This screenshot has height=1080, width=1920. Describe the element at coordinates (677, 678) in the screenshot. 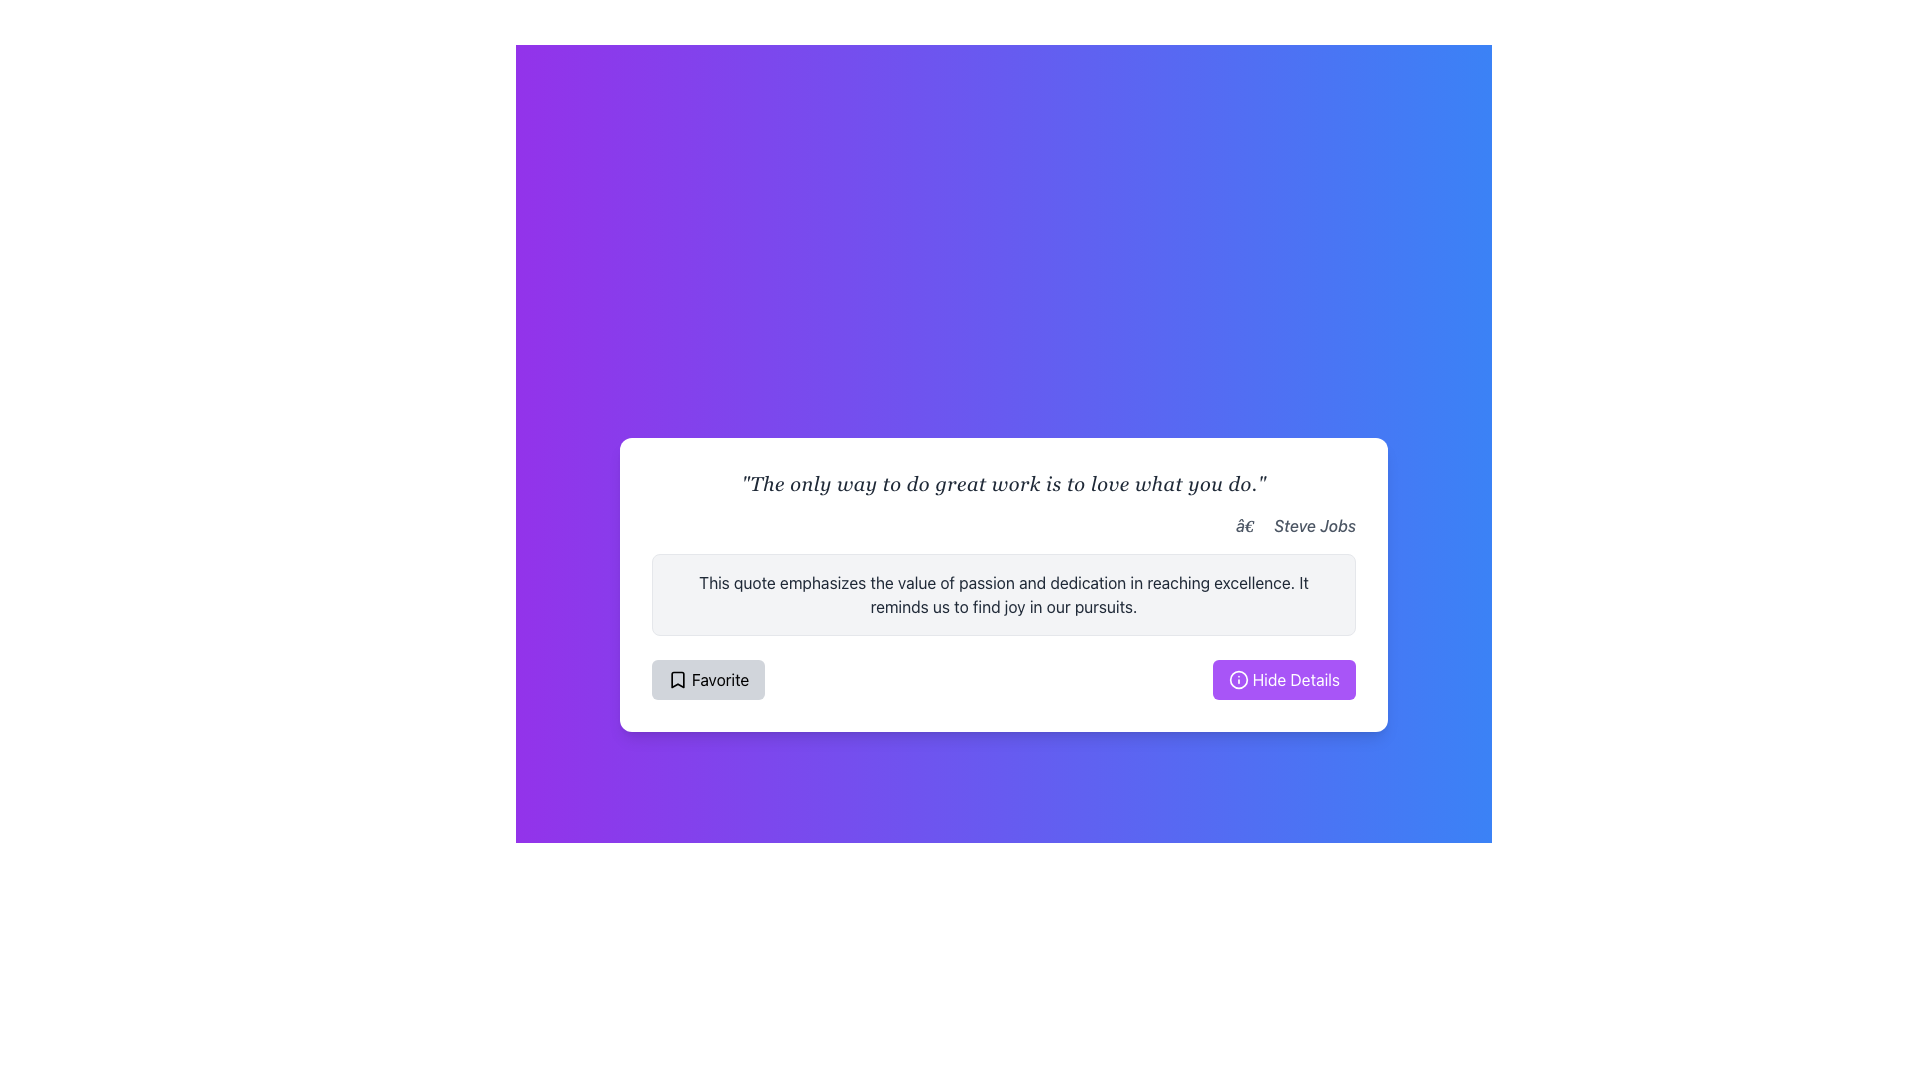

I see `the SVG icon within the 'Favorite' button located at the bottom left of the card component` at that location.